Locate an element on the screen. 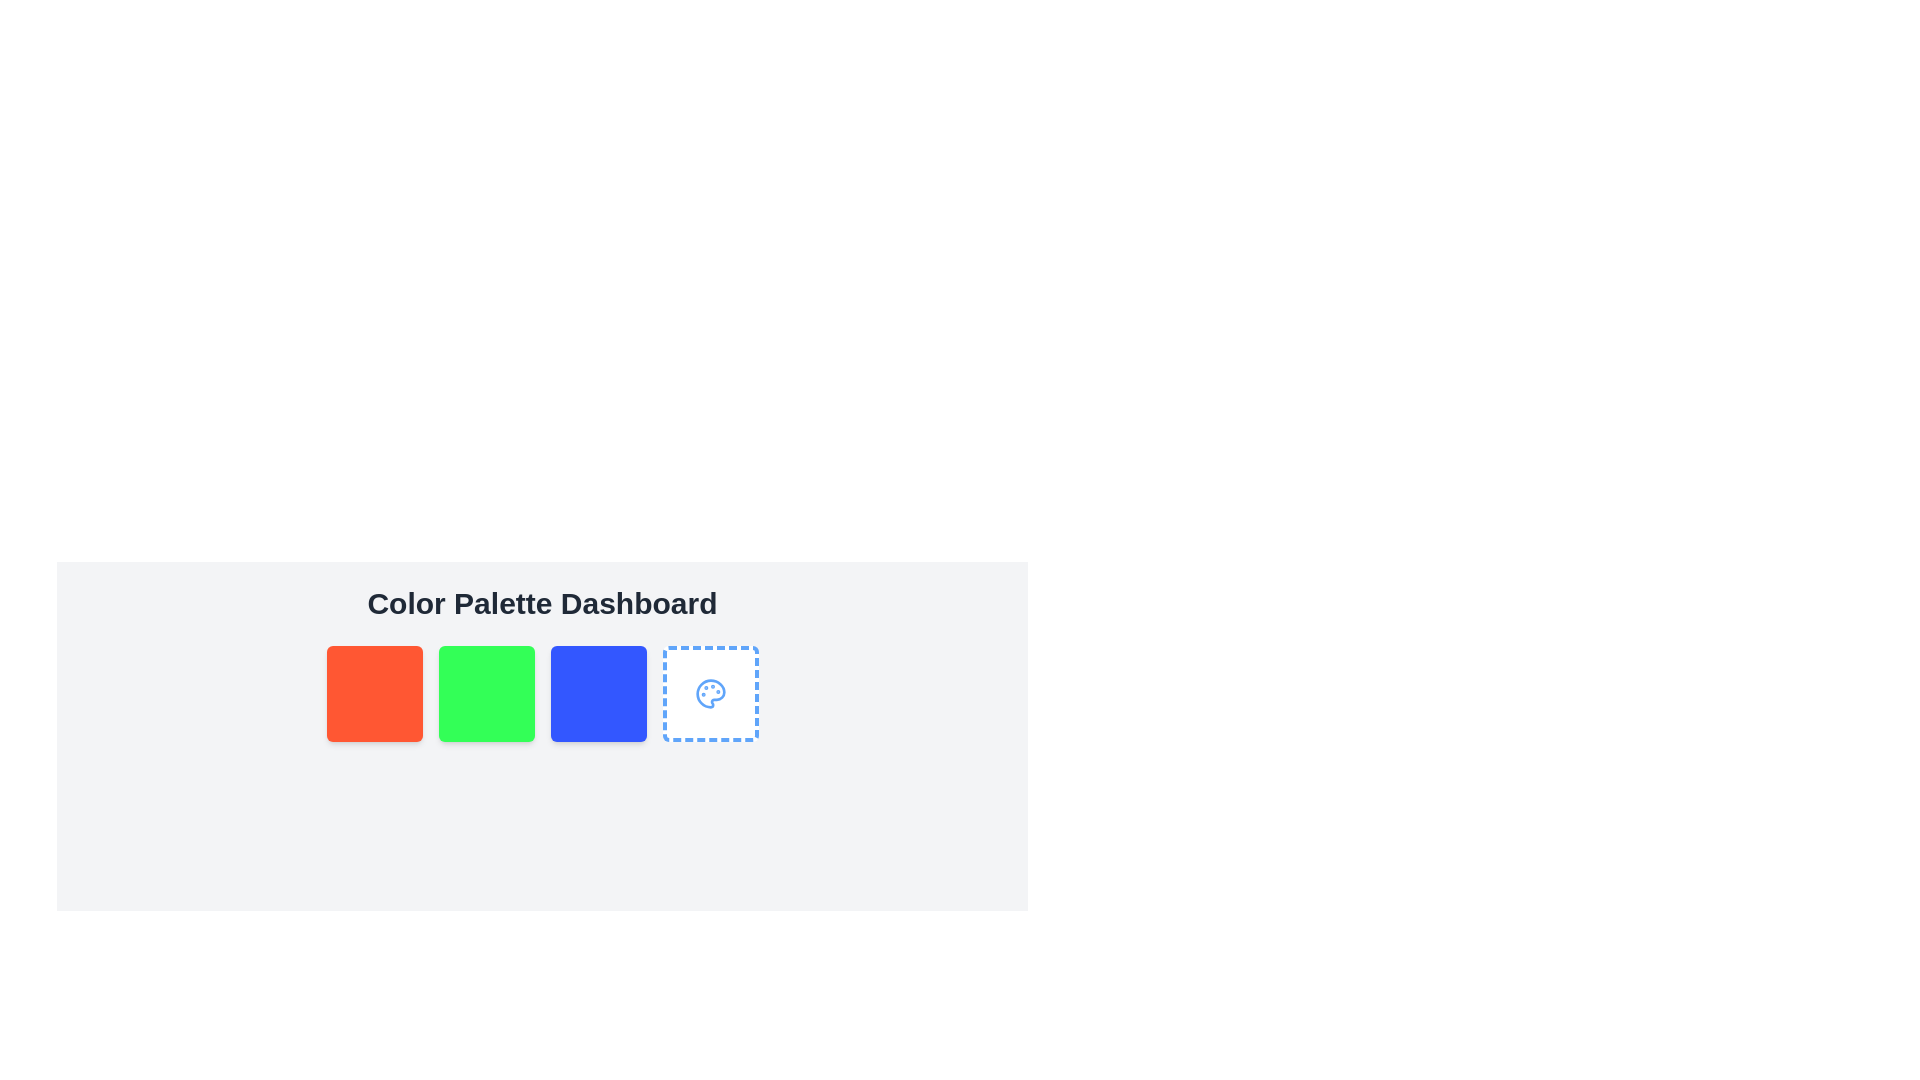  the first color swatch in the color palette located under the 'Color Palette Dashboard' title is located at coordinates (374, 693).